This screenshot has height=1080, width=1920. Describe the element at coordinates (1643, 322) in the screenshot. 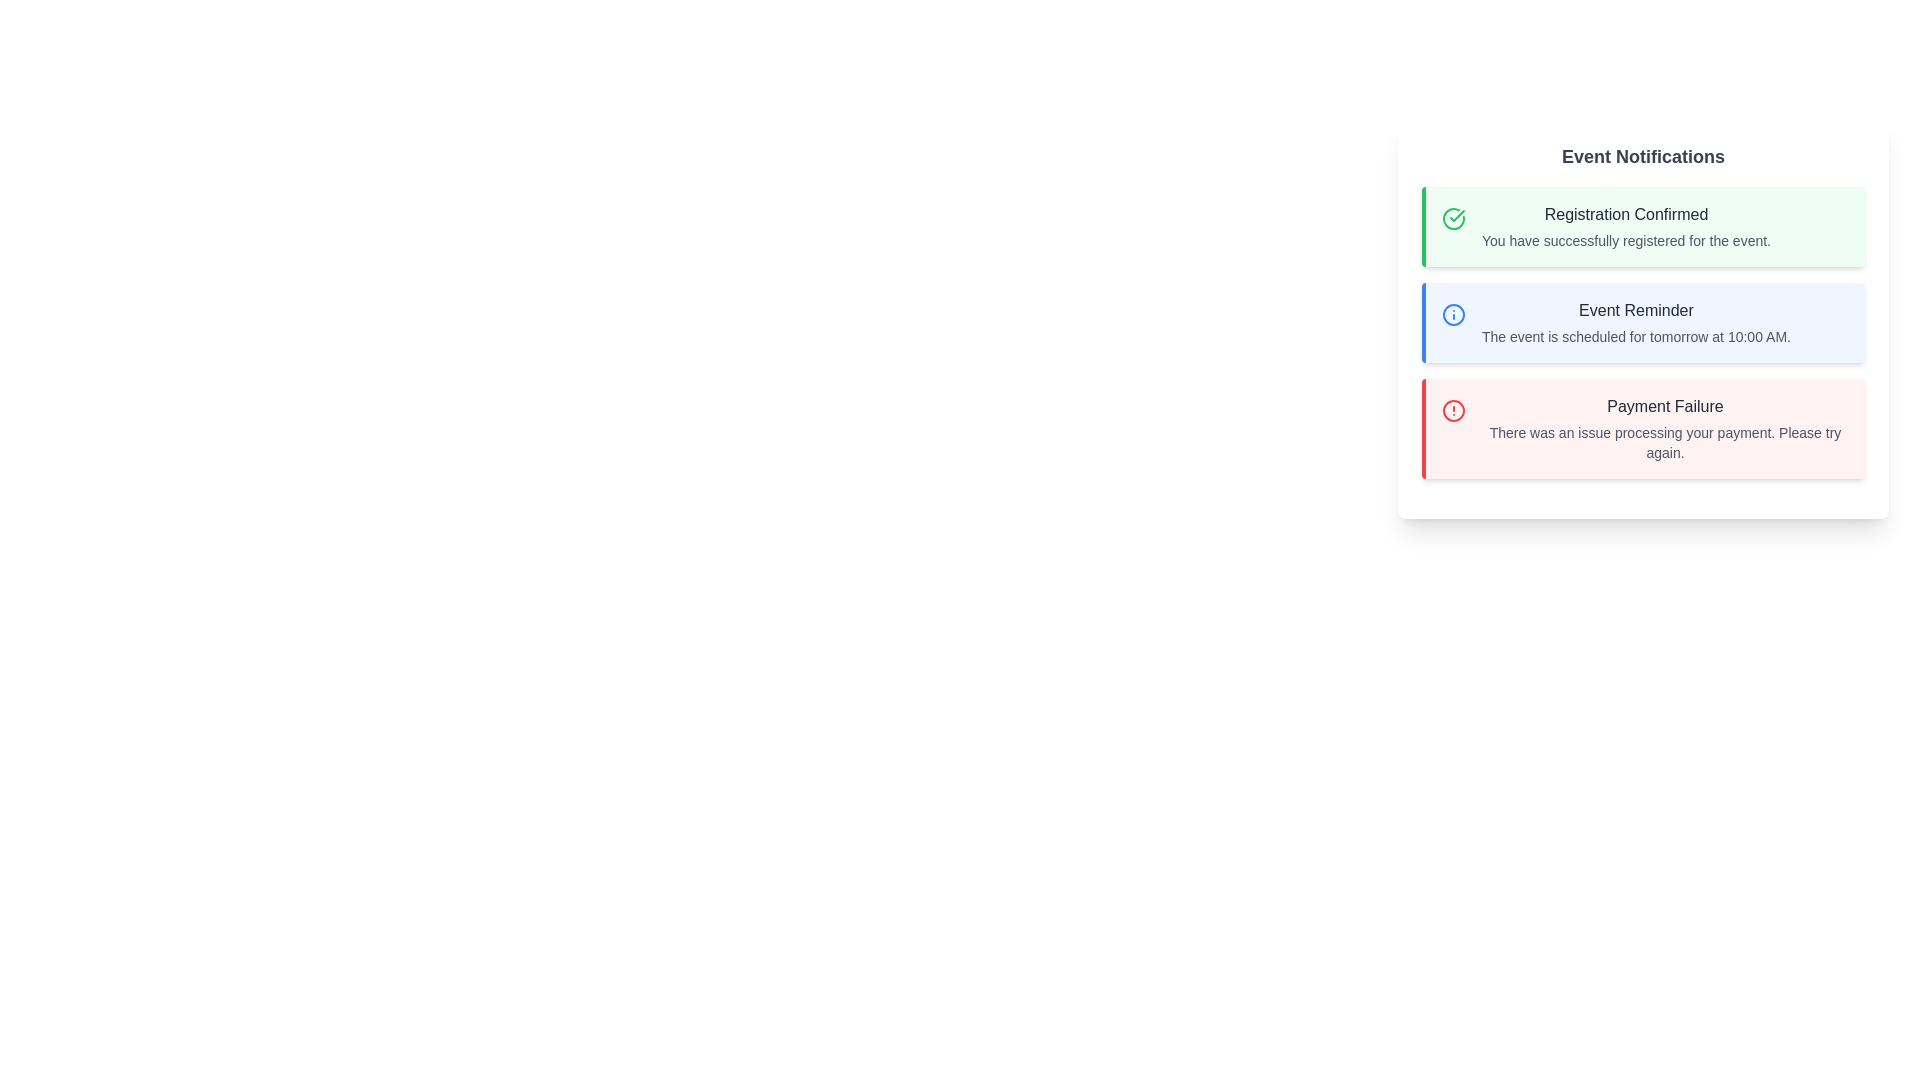

I see `the Notification Panel element titled 'Event Reminder' which has a blue border and a light blue background for further interaction` at that location.